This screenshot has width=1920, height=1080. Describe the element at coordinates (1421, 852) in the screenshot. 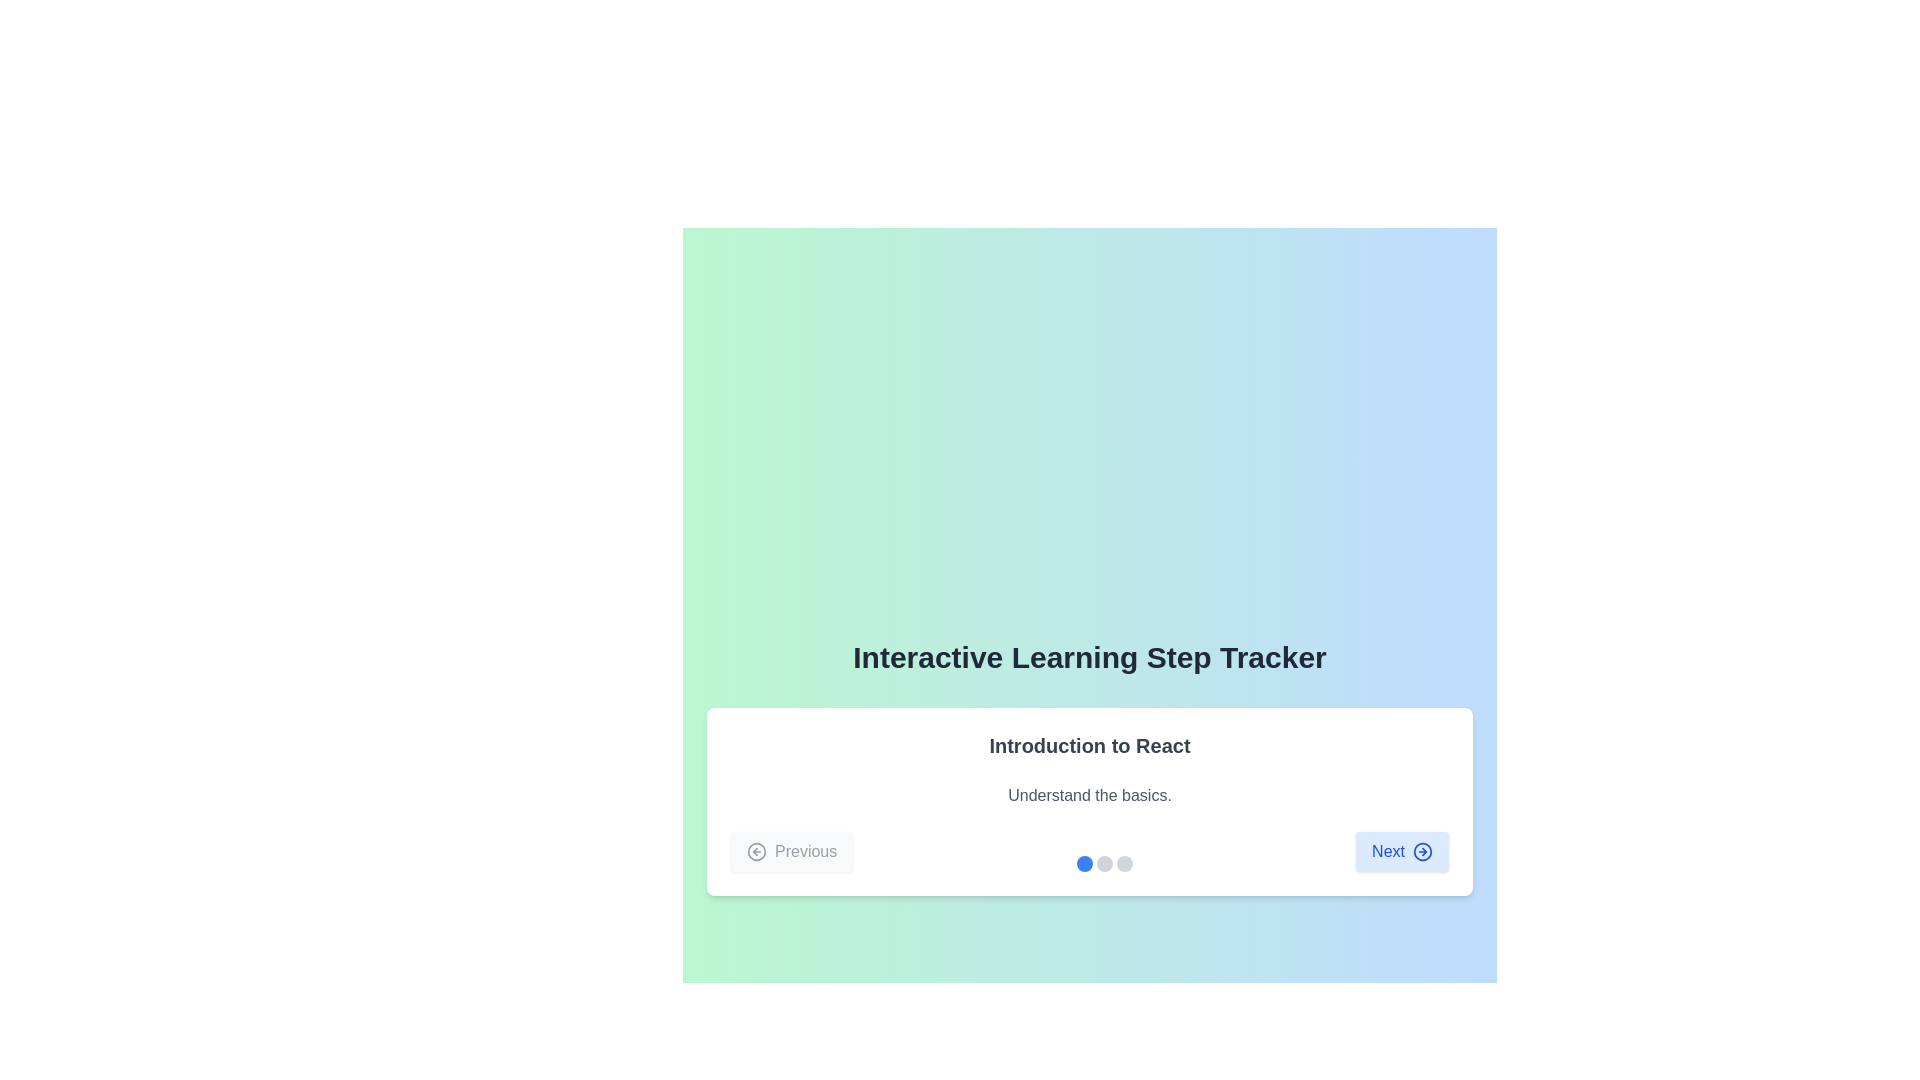

I see `the 'Next' button located at the bottom-right of the visible card, which is visually reinforced by the icon indicating progression to the next step or page` at that location.